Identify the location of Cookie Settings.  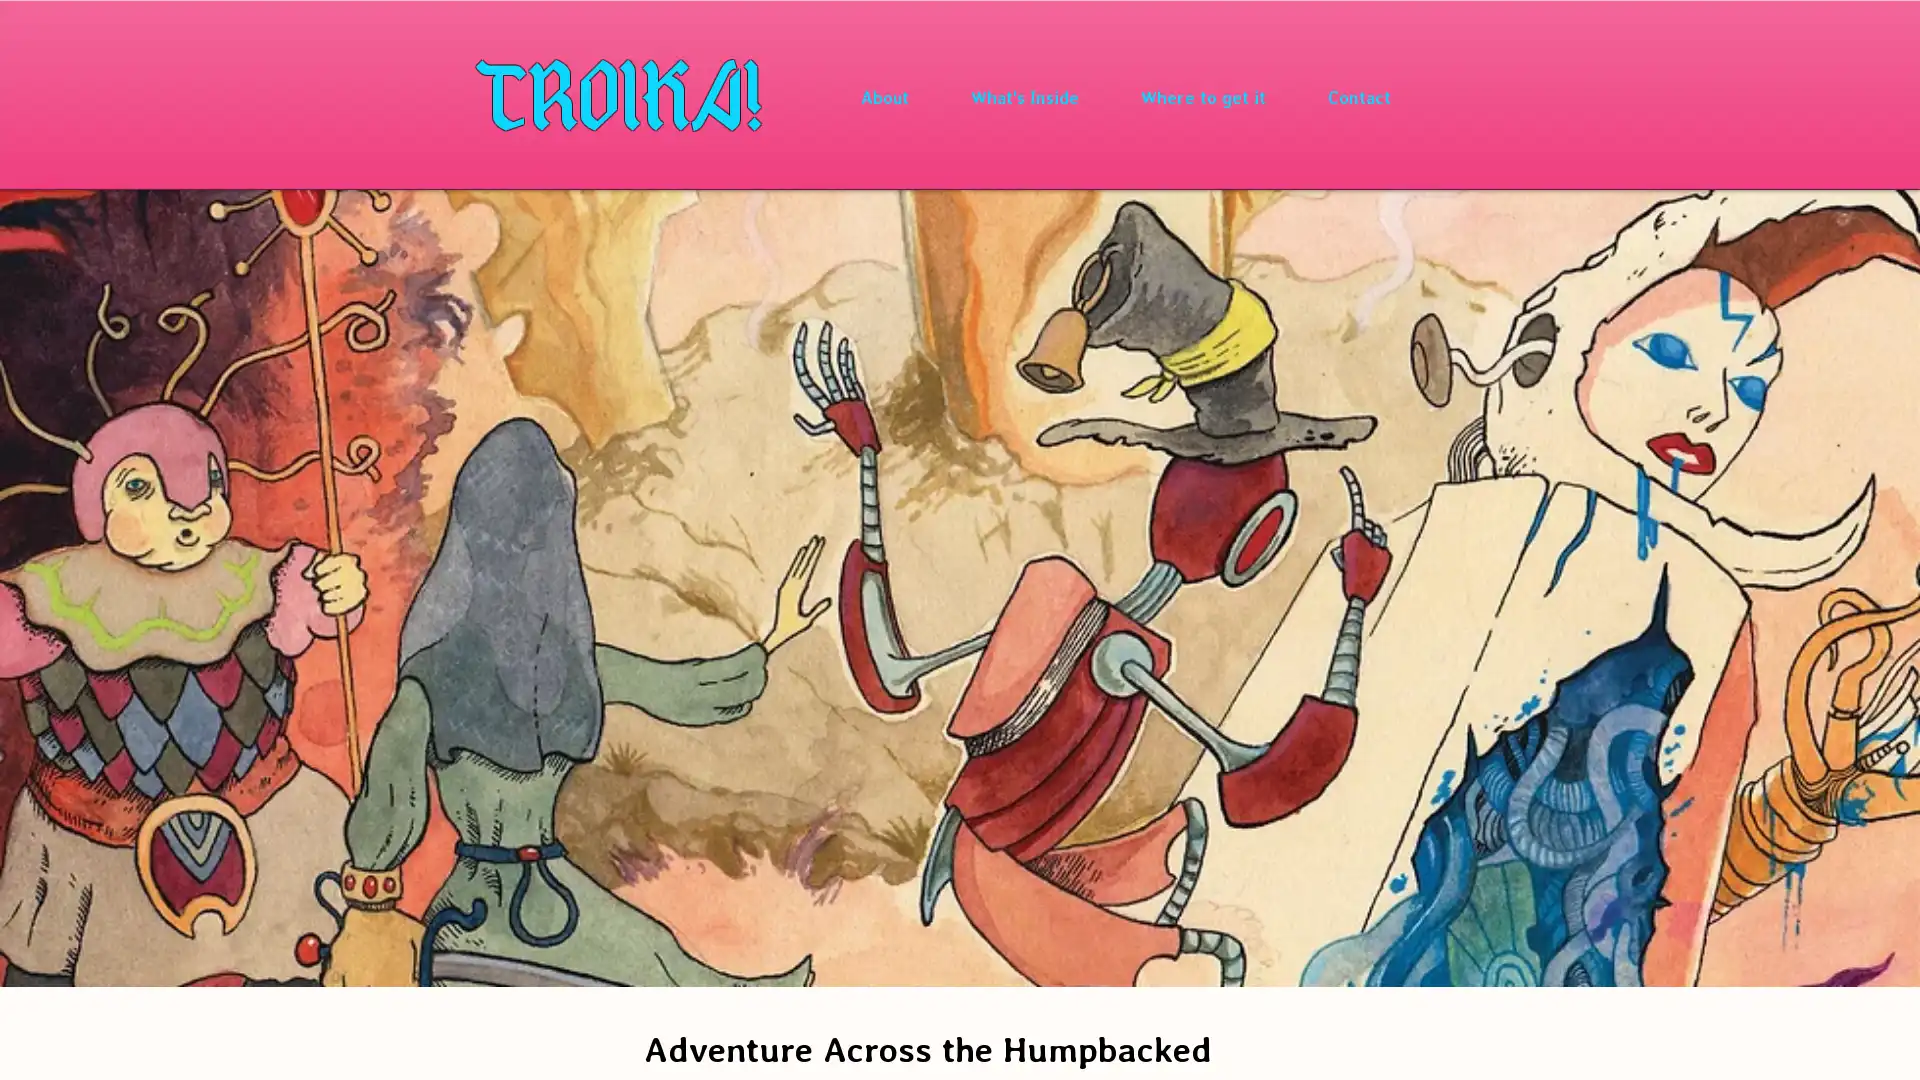
(1703, 1044).